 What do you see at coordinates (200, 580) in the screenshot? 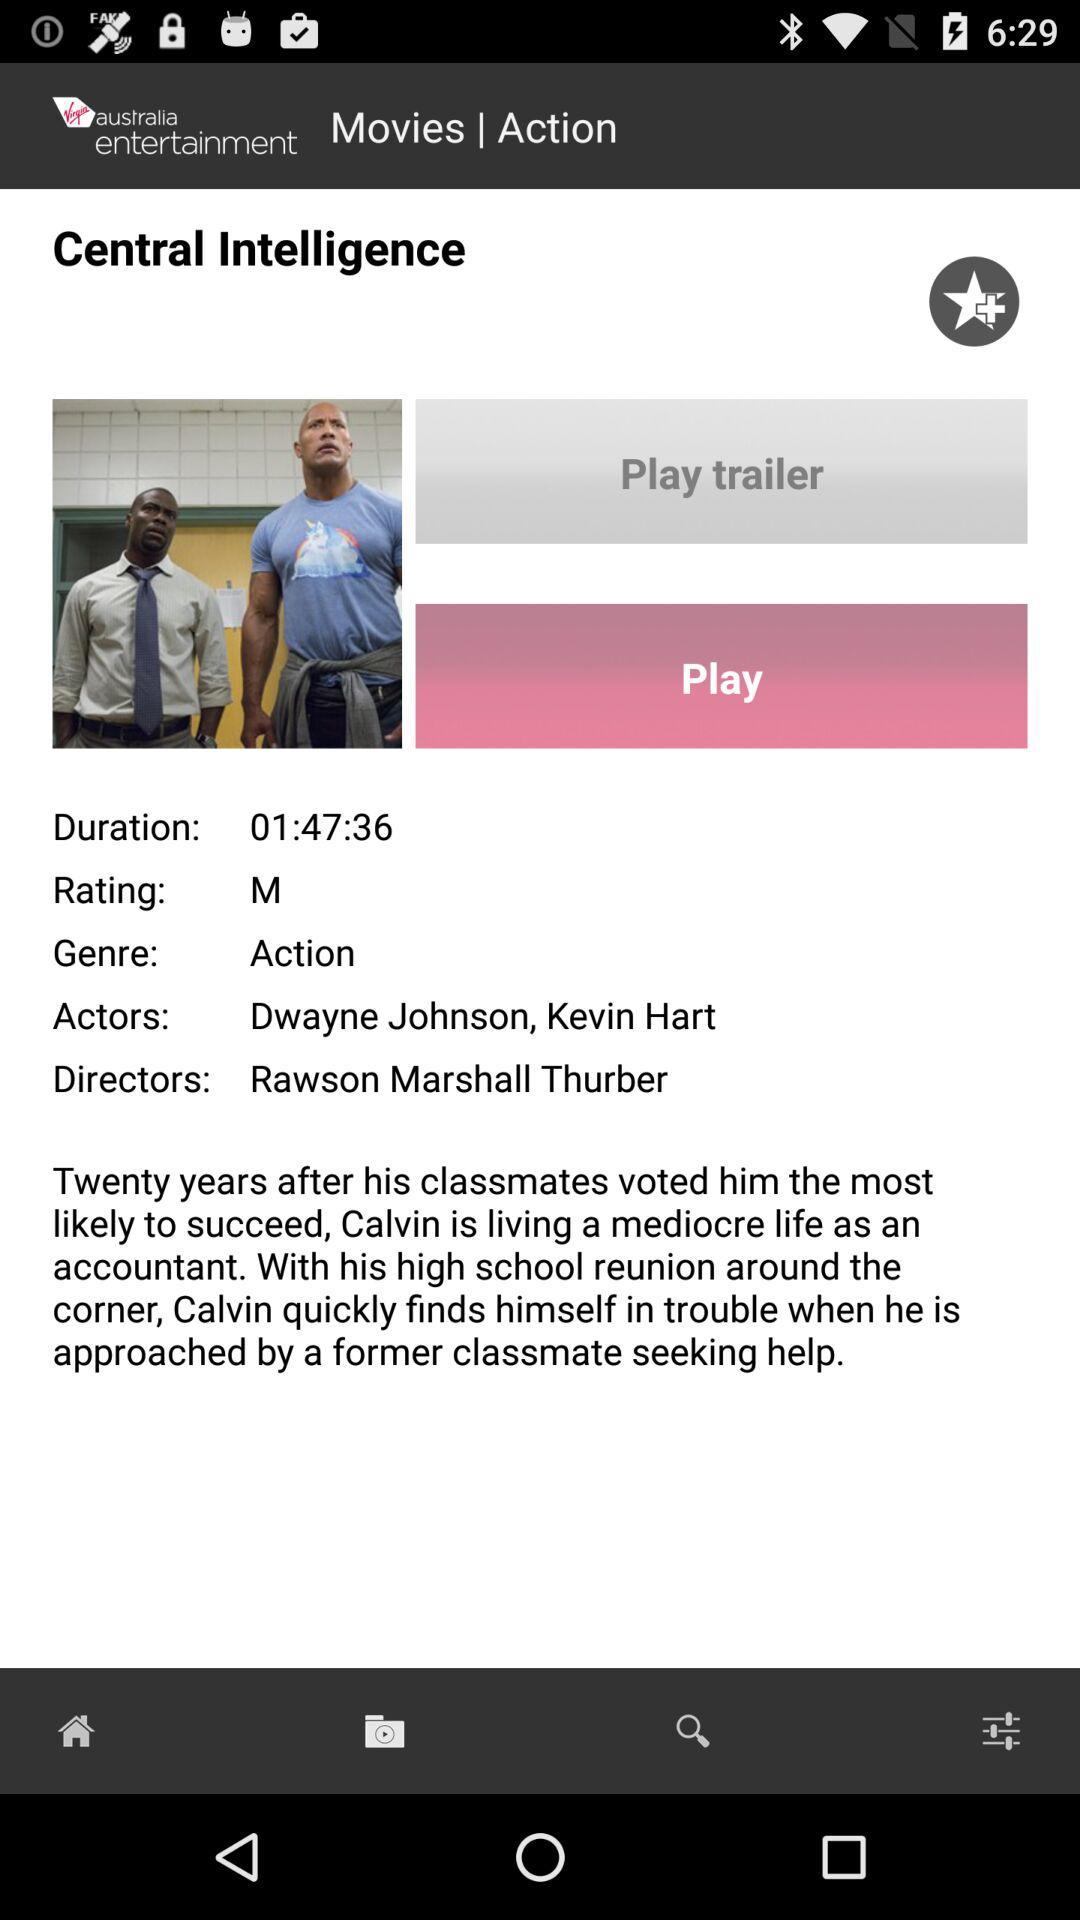
I see `the image below central intelligence` at bounding box center [200, 580].